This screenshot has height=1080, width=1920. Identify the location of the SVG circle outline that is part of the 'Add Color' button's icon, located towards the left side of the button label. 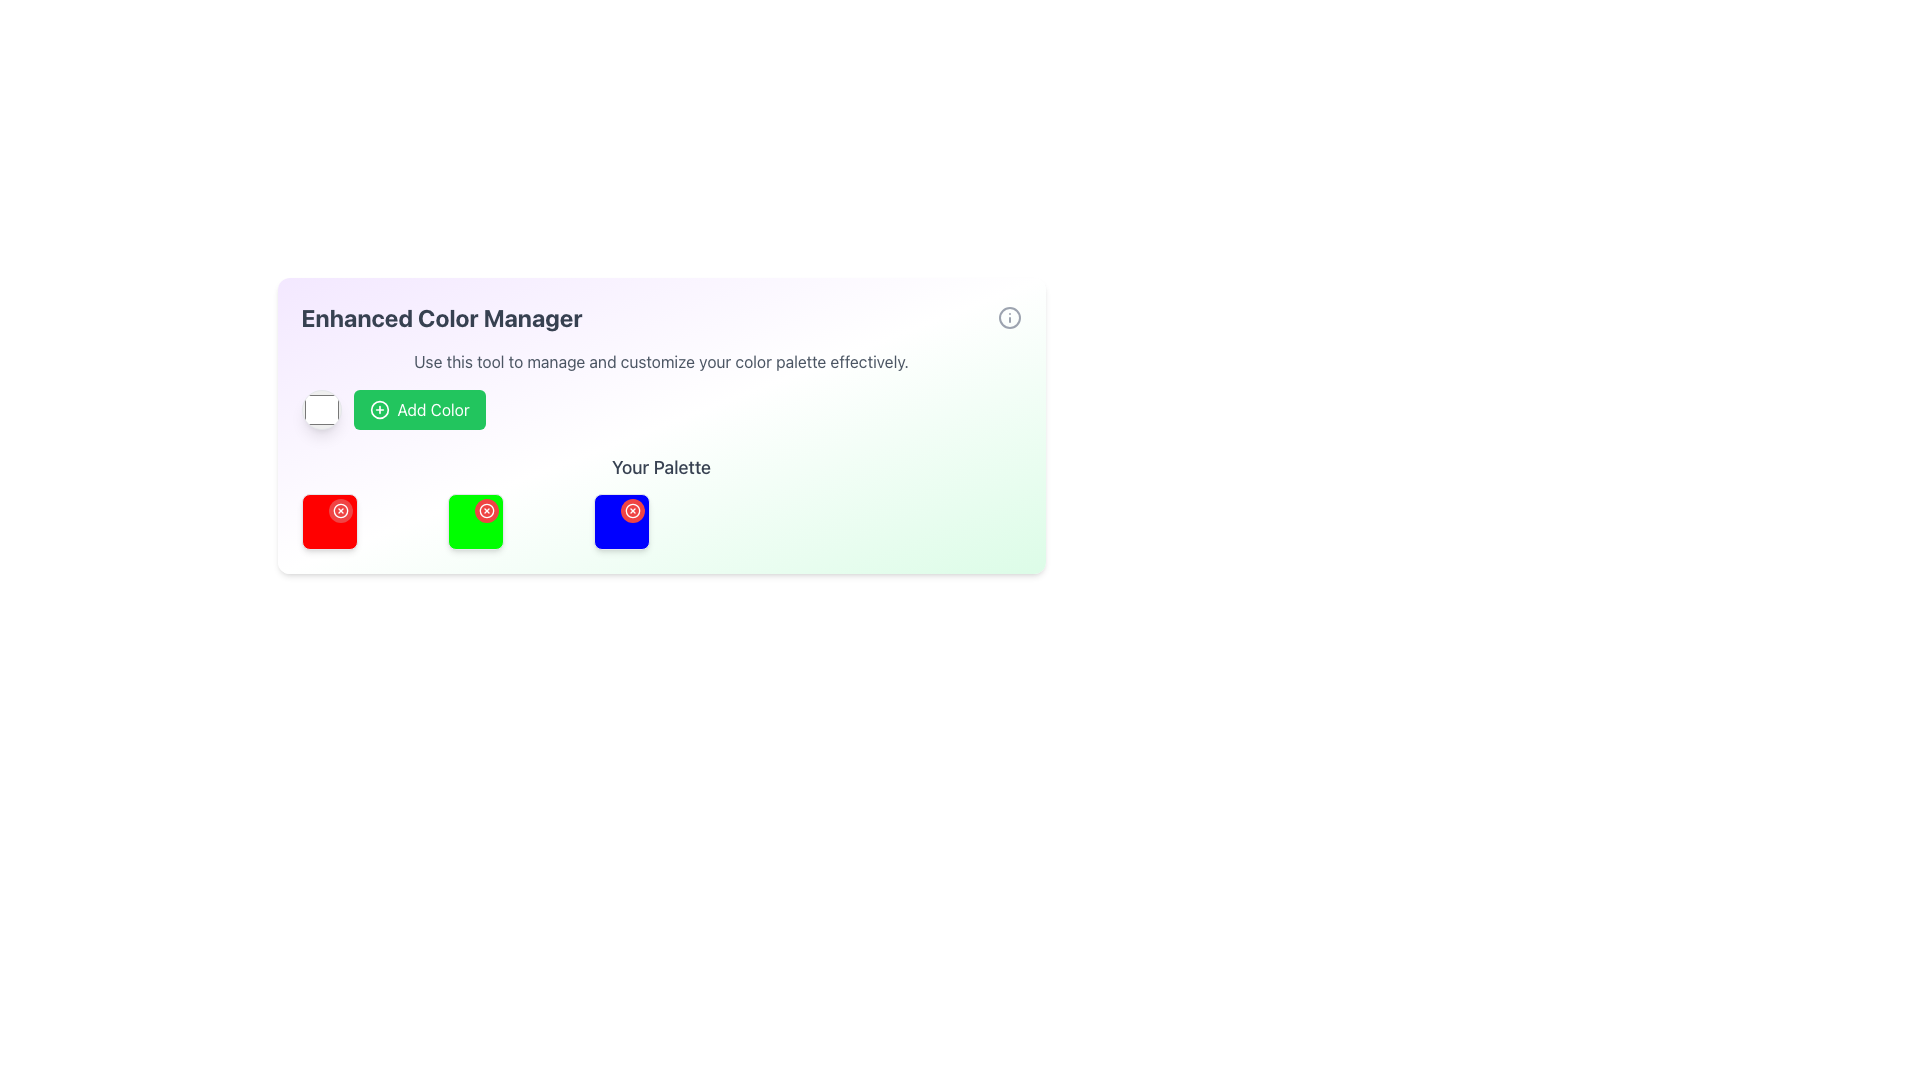
(379, 408).